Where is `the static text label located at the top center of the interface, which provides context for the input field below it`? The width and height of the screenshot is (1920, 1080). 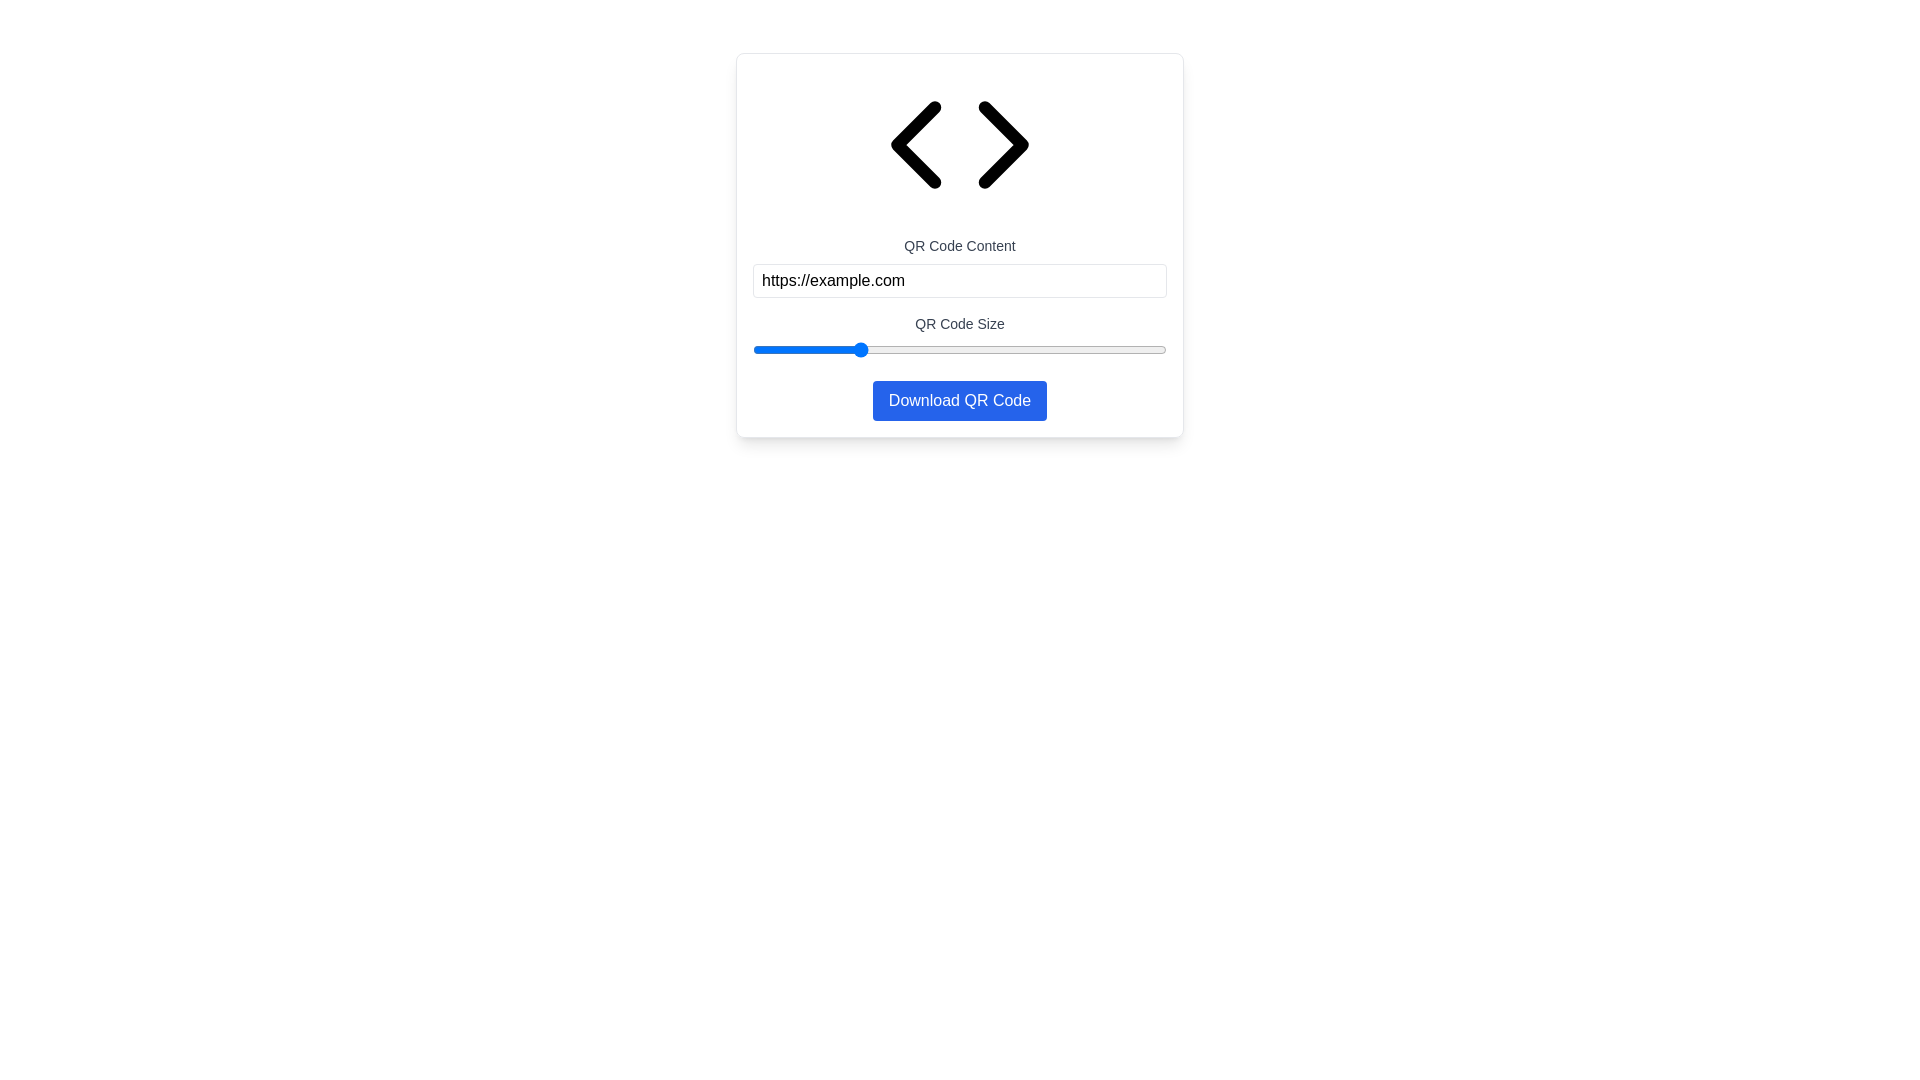 the static text label located at the top center of the interface, which provides context for the input field below it is located at coordinates (960, 245).